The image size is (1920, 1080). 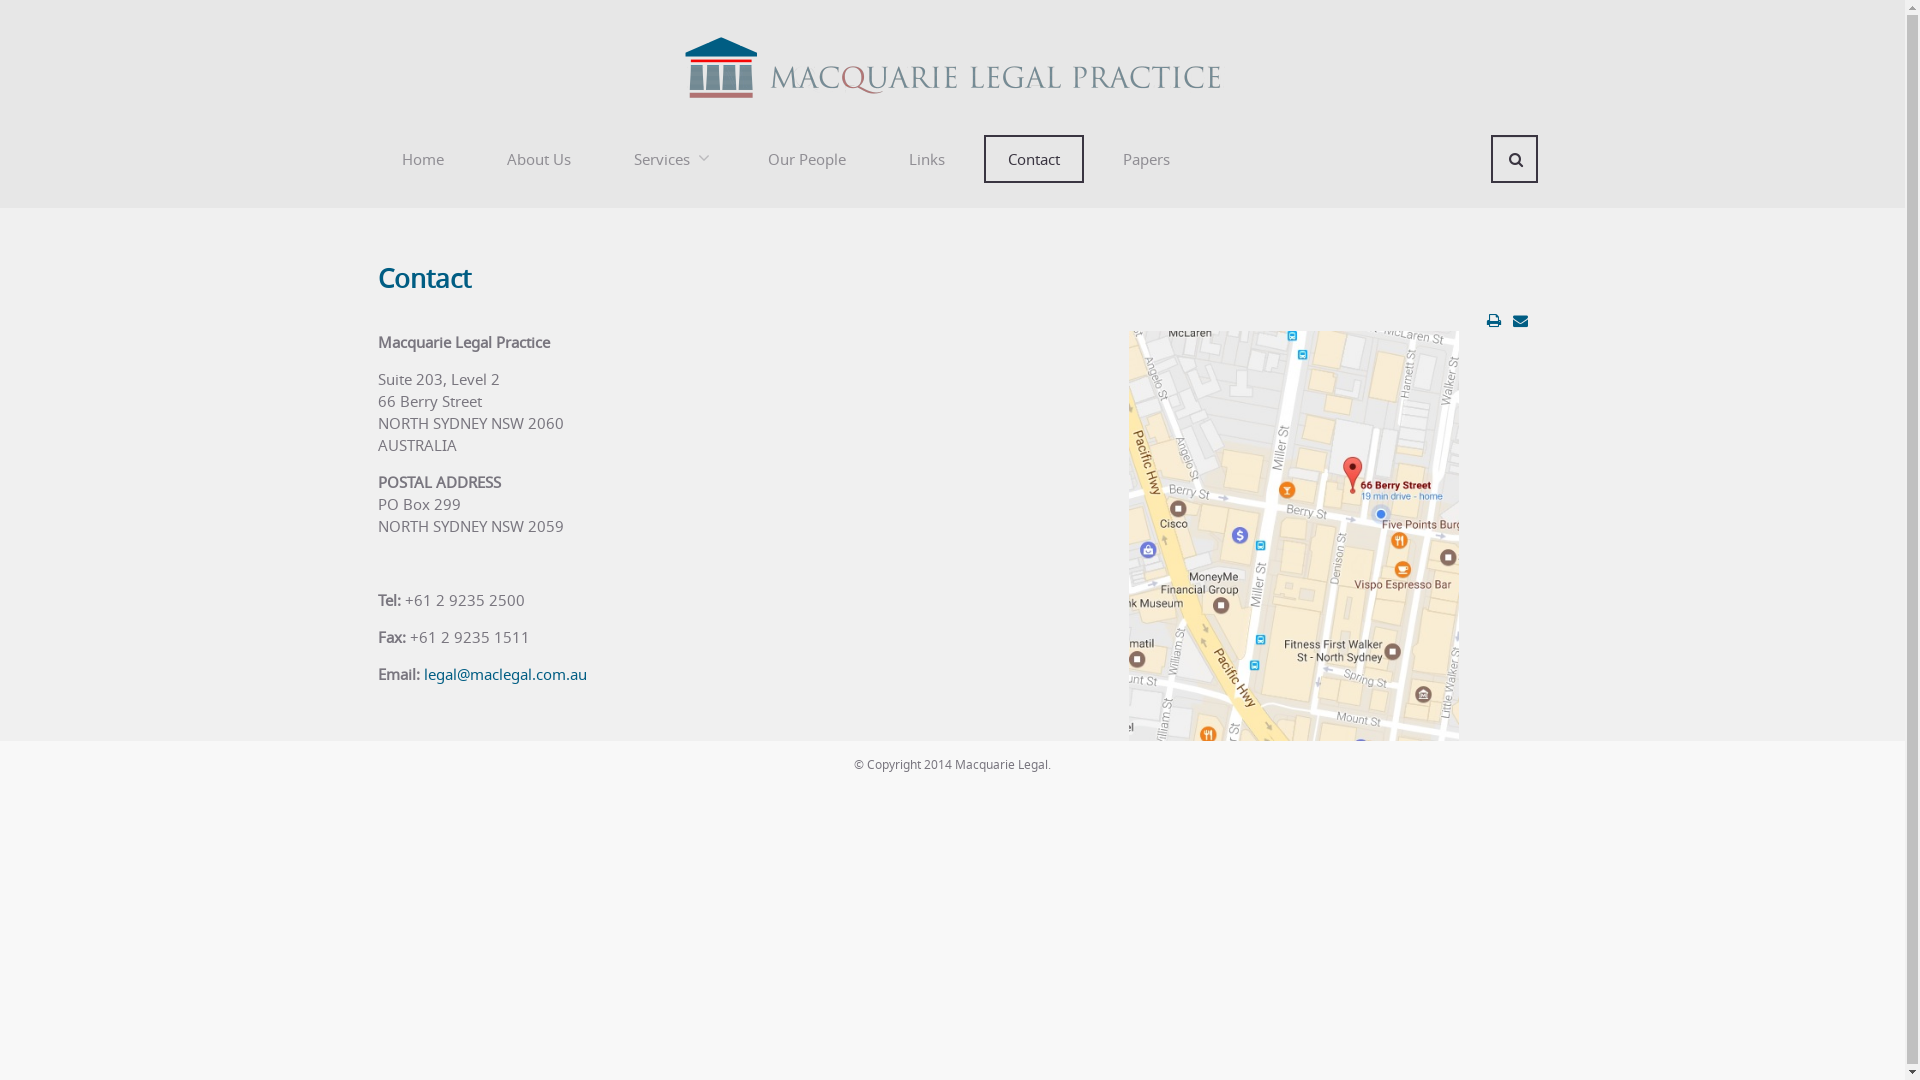 I want to click on 'Home', so click(x=379, y=157).